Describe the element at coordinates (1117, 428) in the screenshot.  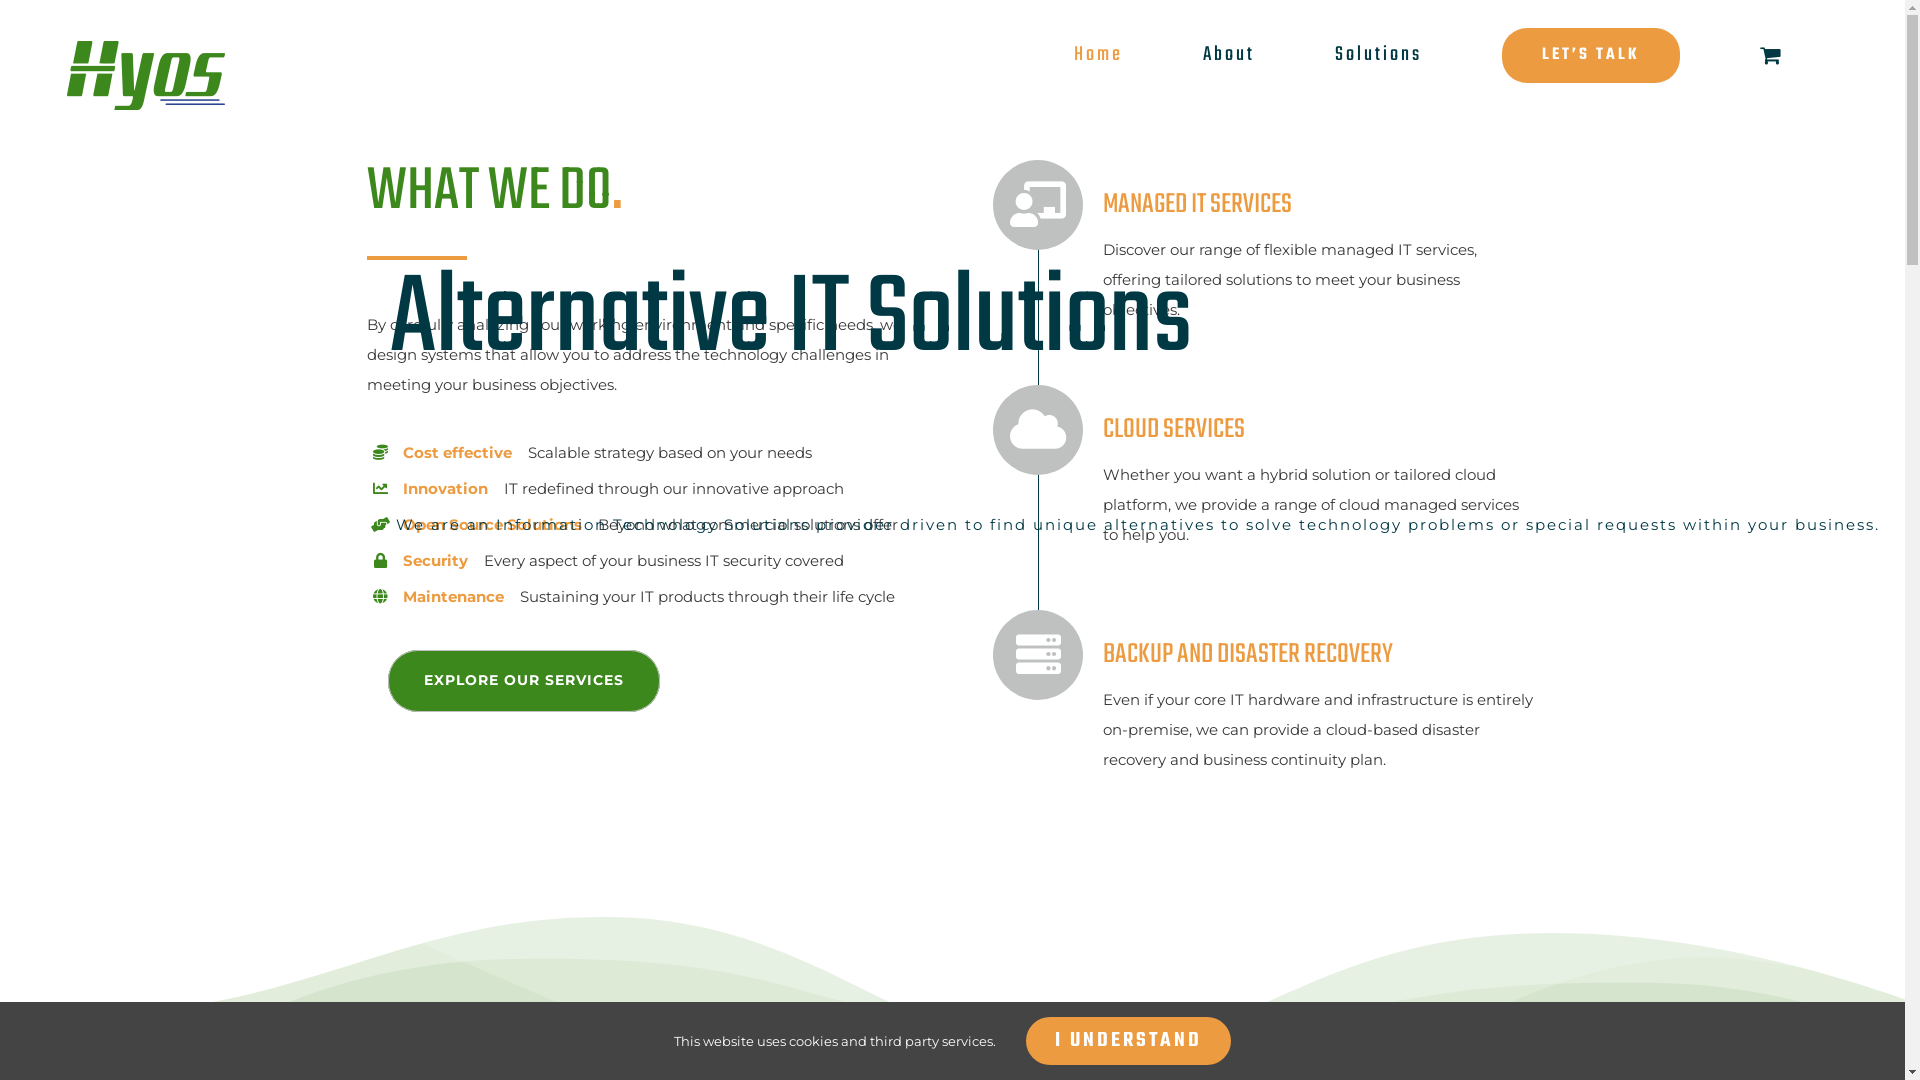
I see `'CLOUD SERVICES'` at that location.